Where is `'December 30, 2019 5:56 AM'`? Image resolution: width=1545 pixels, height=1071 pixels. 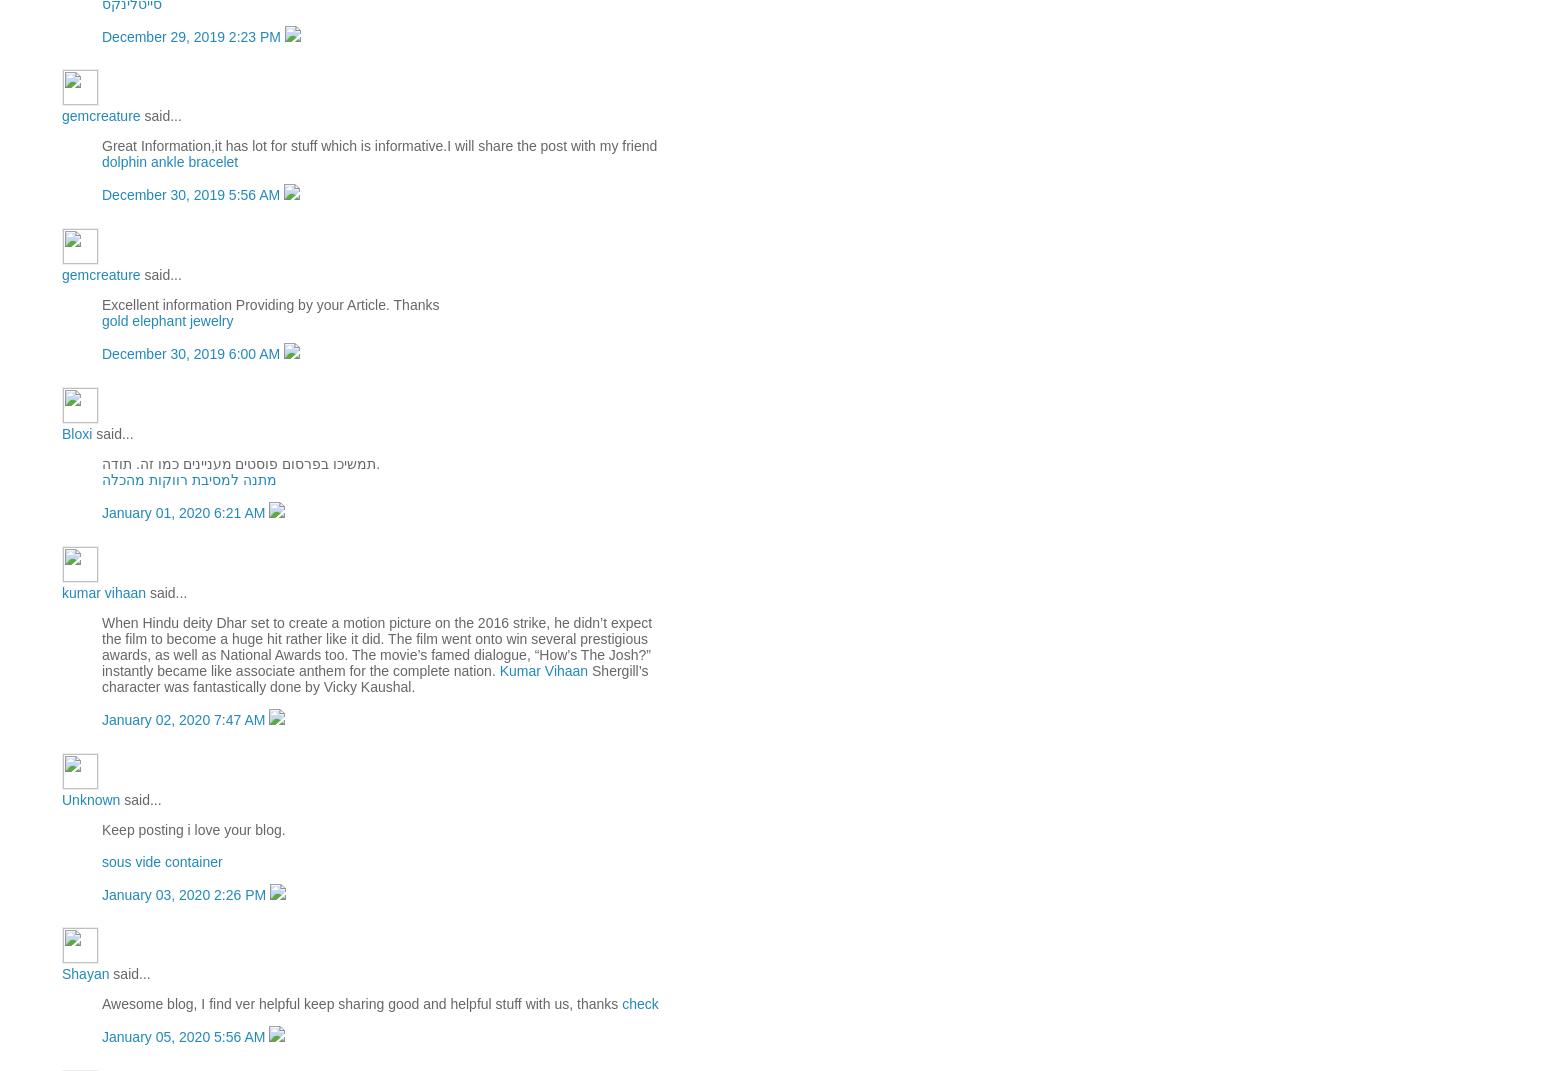 'December 30, 2019 5:56 AM' is located at coordinates (100, 194).